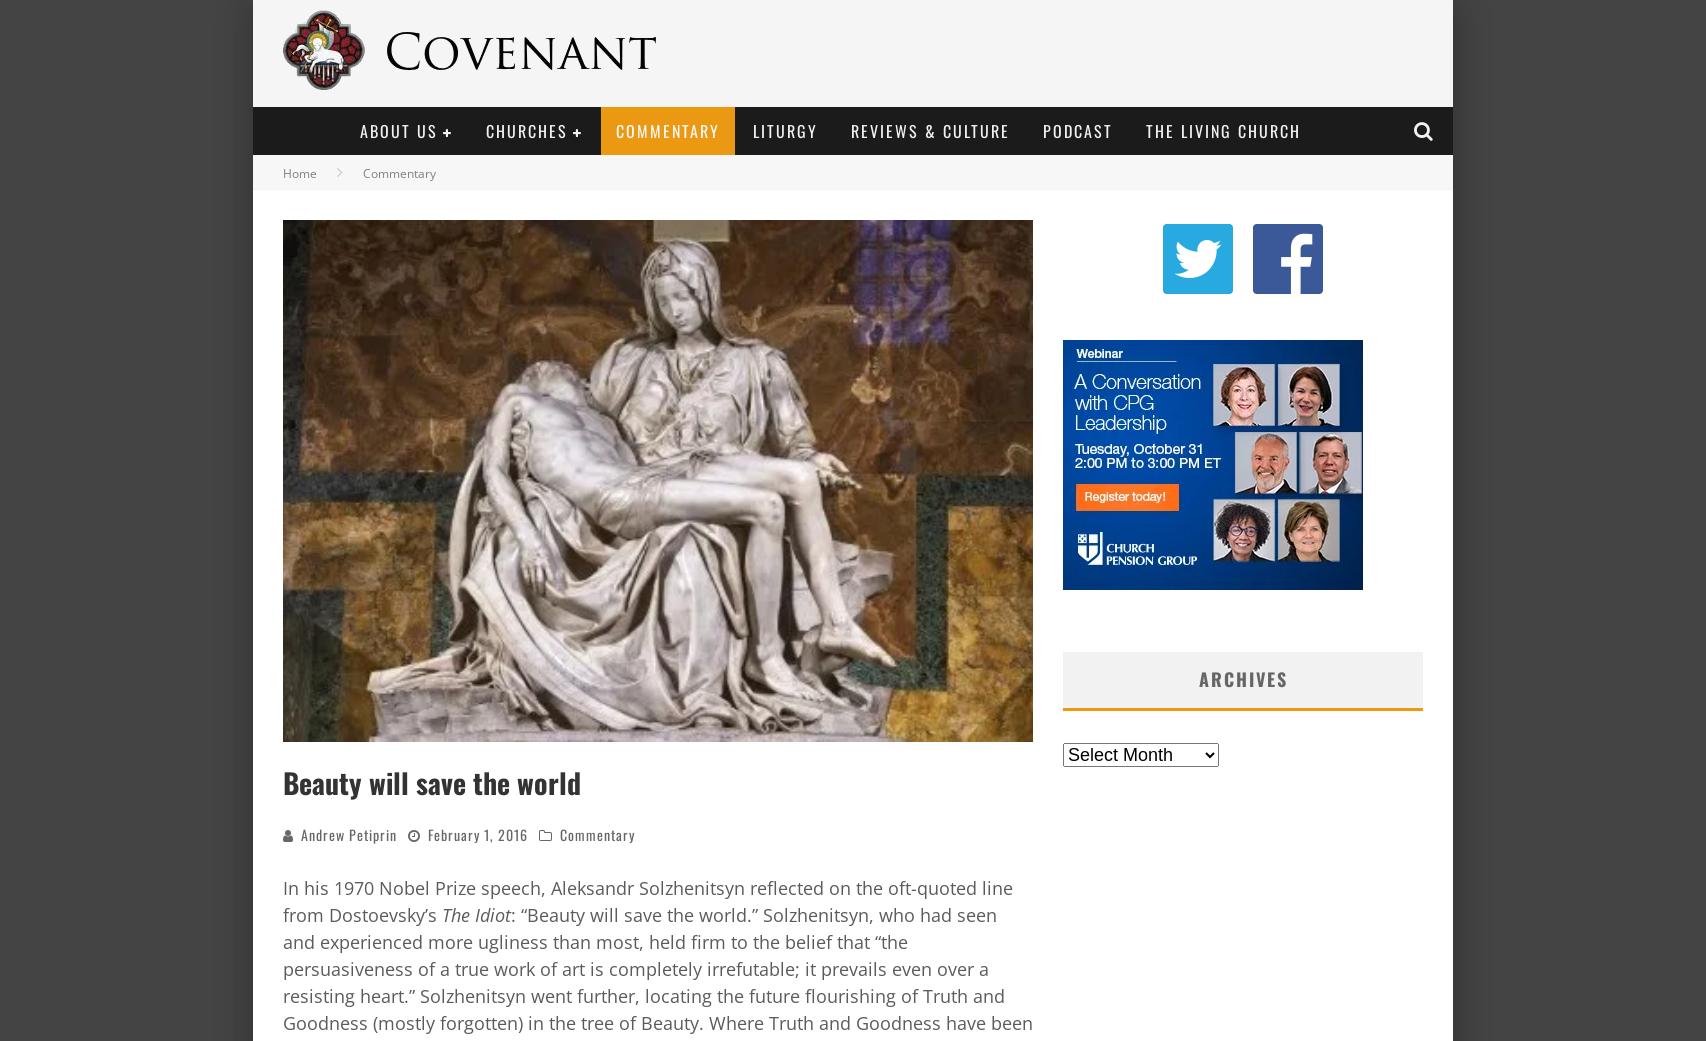  What do you see at coordinates (930, 130) in the screenshot?
I see `'Reviews & Culture'` at bounding box center [930, 130].